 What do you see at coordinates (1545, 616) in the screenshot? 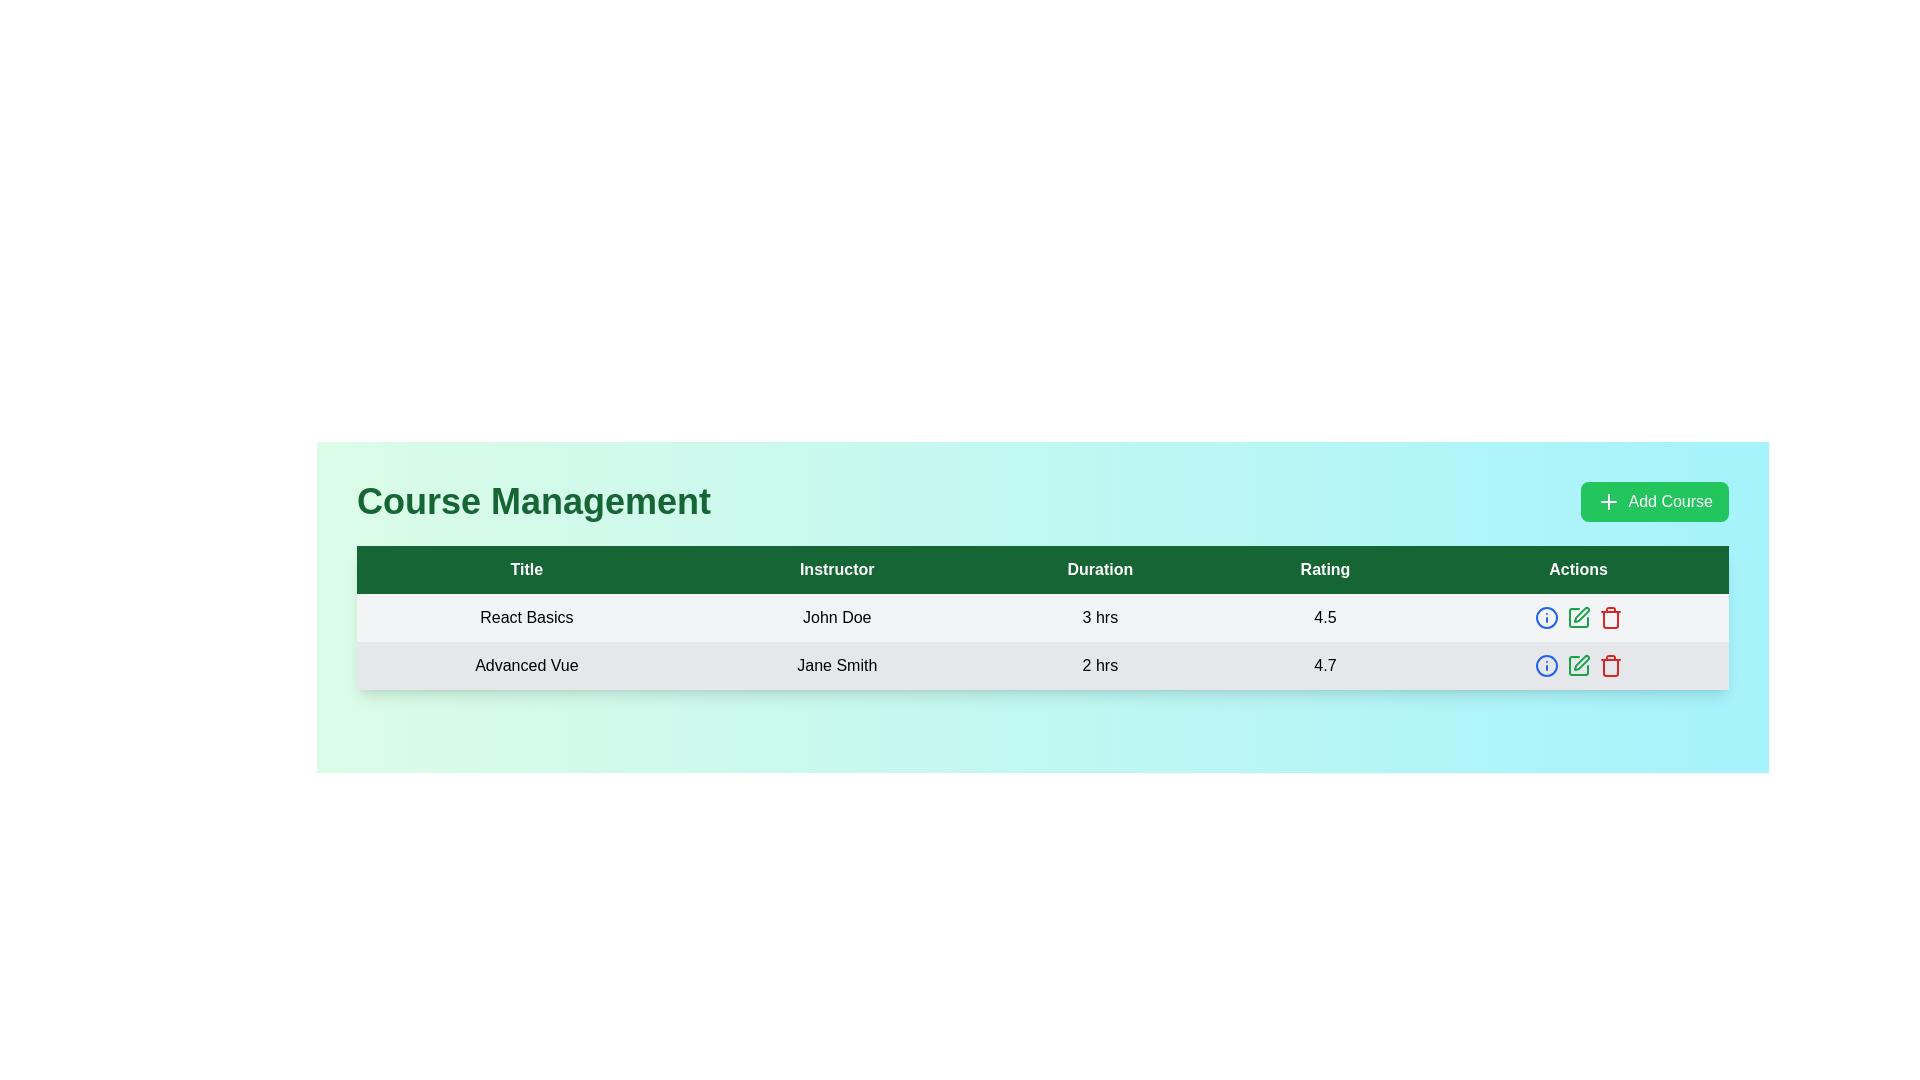
I see `SVG circle element representing the 'Advanced Vue' course in the 'Actions' column of the second row using developer tools` at bounding box center [1545, 616].